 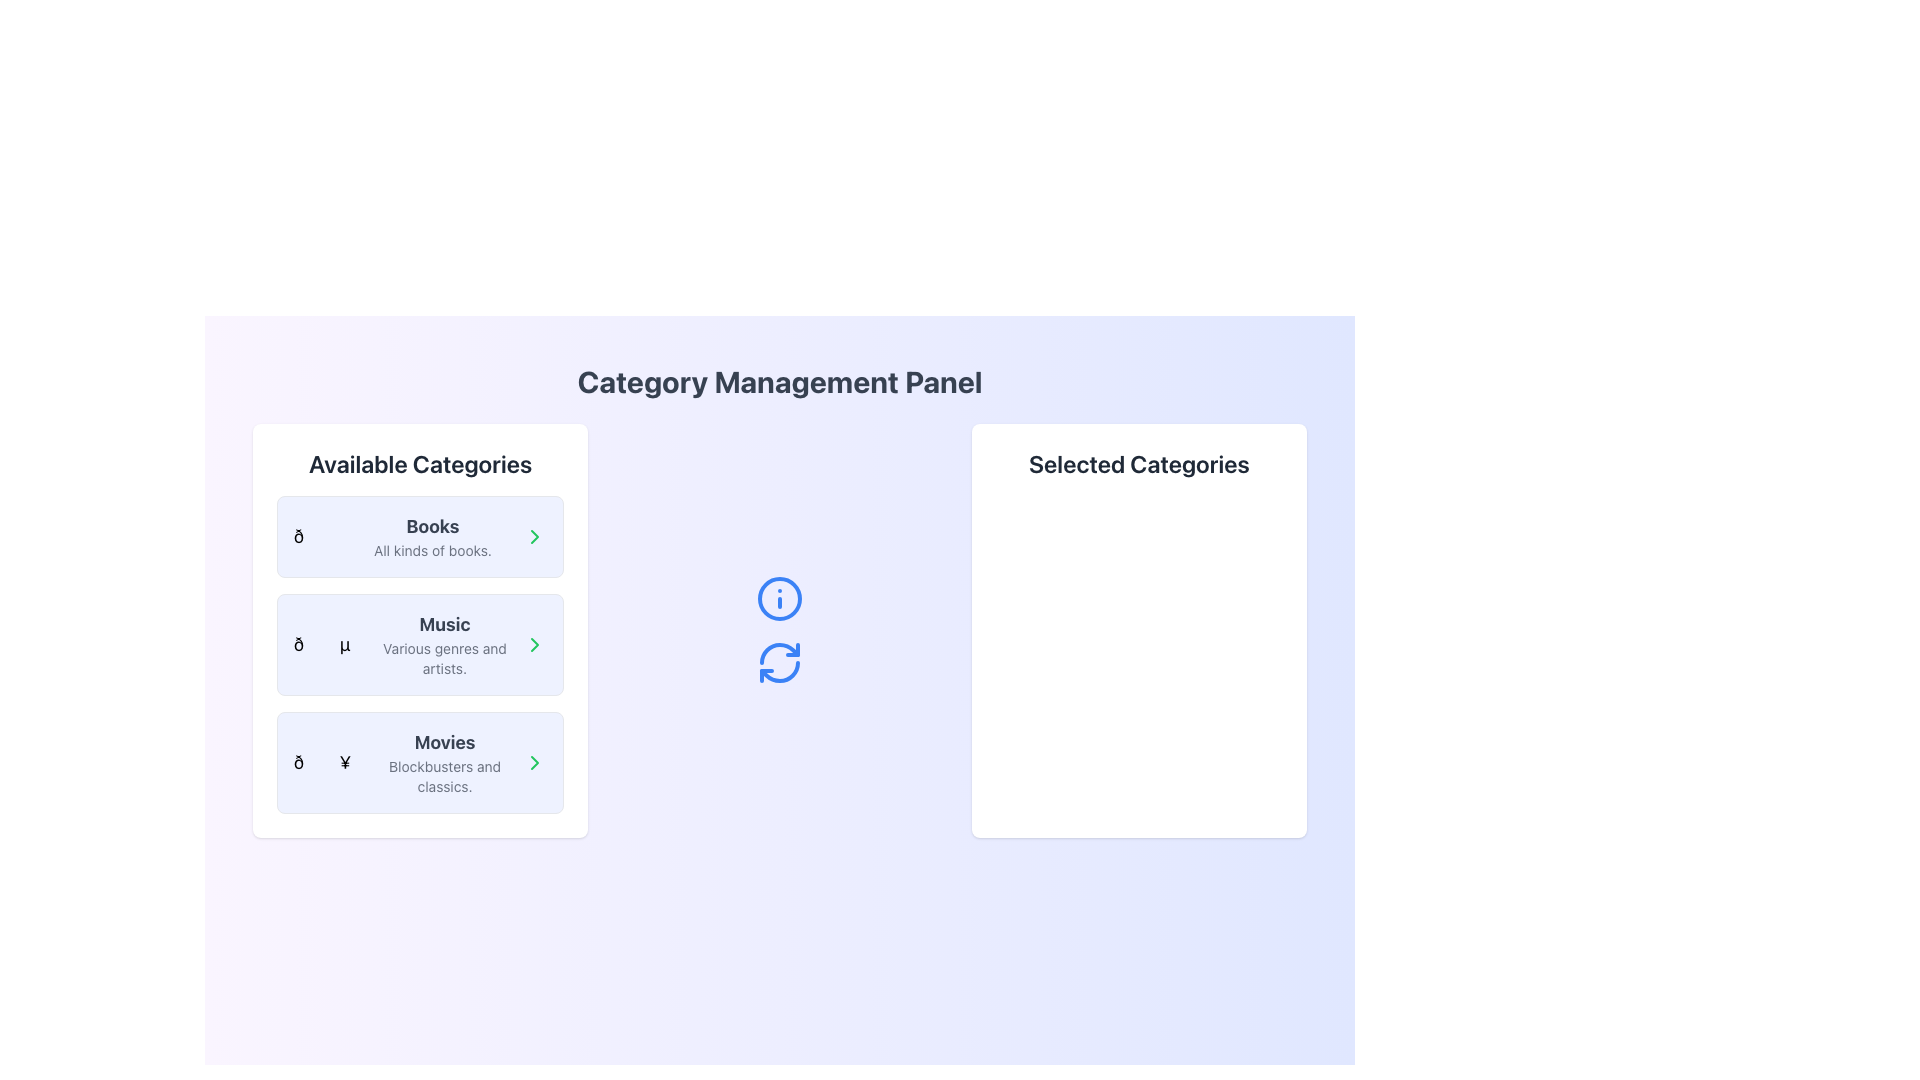 I want to click on informational static descriptive text beneath the 'Books' label in the first category card of the 'Available Categories' column, so click(x=431, y=551).